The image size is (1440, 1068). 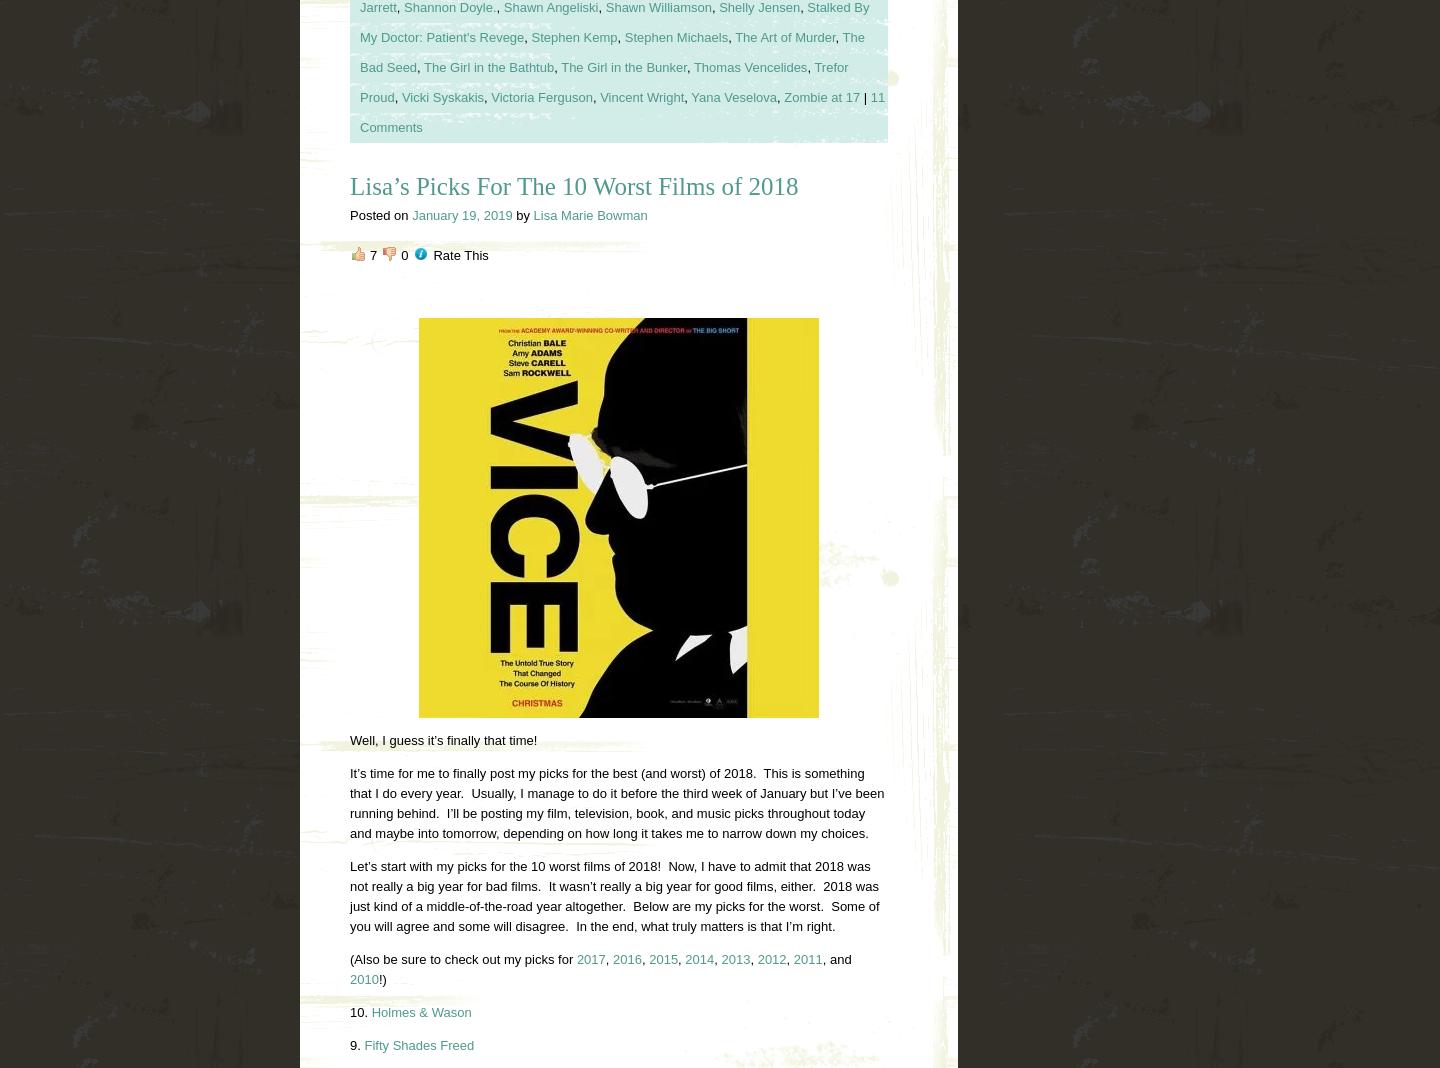 I want to click on 'Let’s start with my picks for the 10 worst films of 2018!  Now, I have to admit that 2018 was not really a big year for bad films.  It wasn’t really a big year for good films, either.  2018 was just kind of a middle-of-the-road year altogether.  Below are my picks for the worst.  Some of you will agree and some will disagree.  In the end, what truly matters is that I’m right.', so click(x=350, y=894).